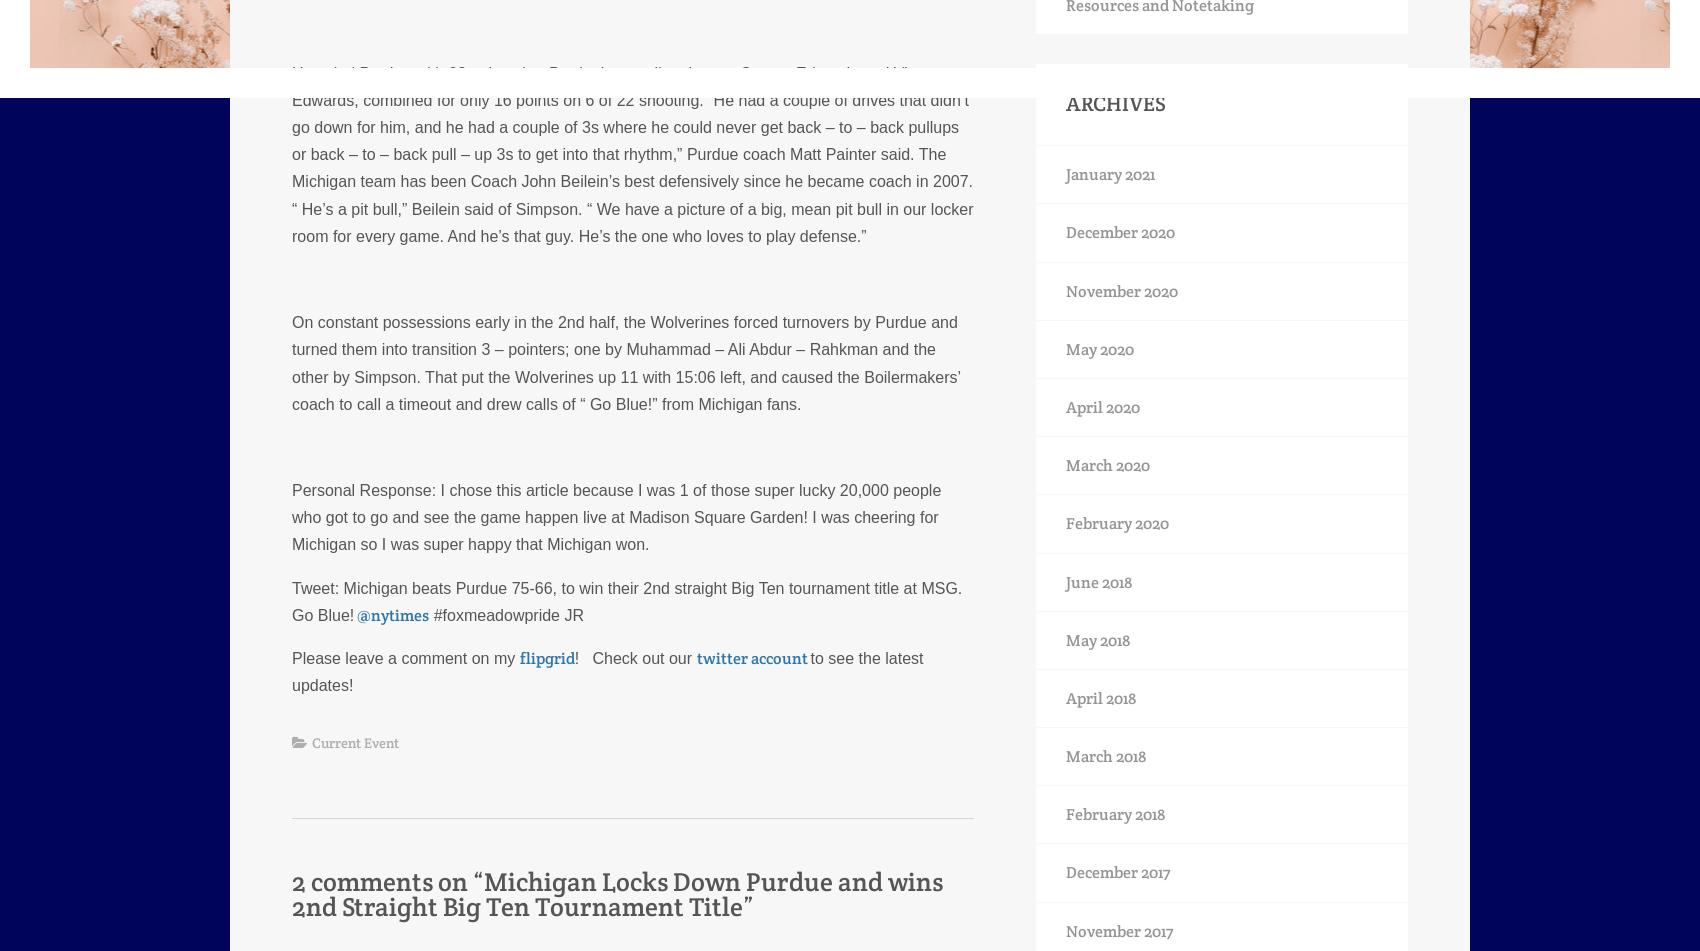 This screenshot has height=951, width=1700. I want to click on 'February 2018', so click(1116, 813).